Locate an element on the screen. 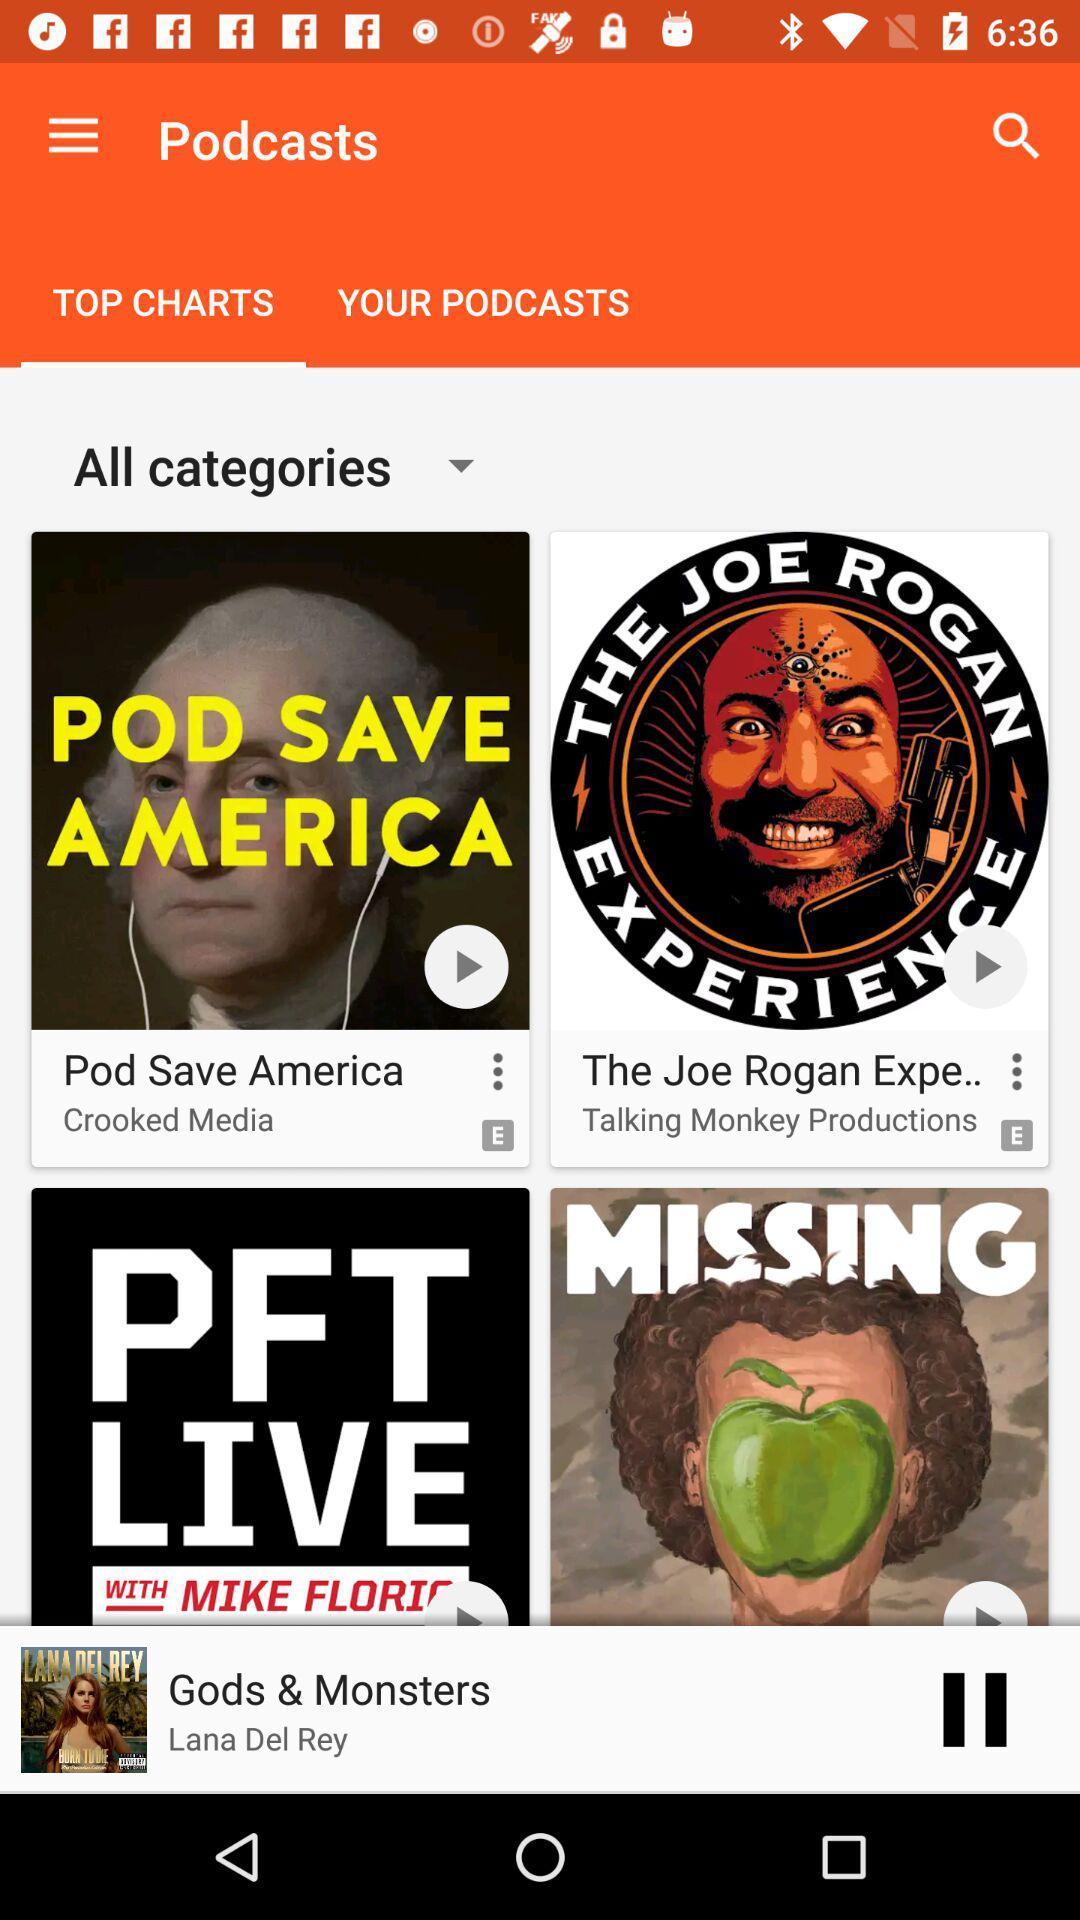 This screenshot has height=1920, width=1080. icon above top charts is located at coordinates (72, 135).